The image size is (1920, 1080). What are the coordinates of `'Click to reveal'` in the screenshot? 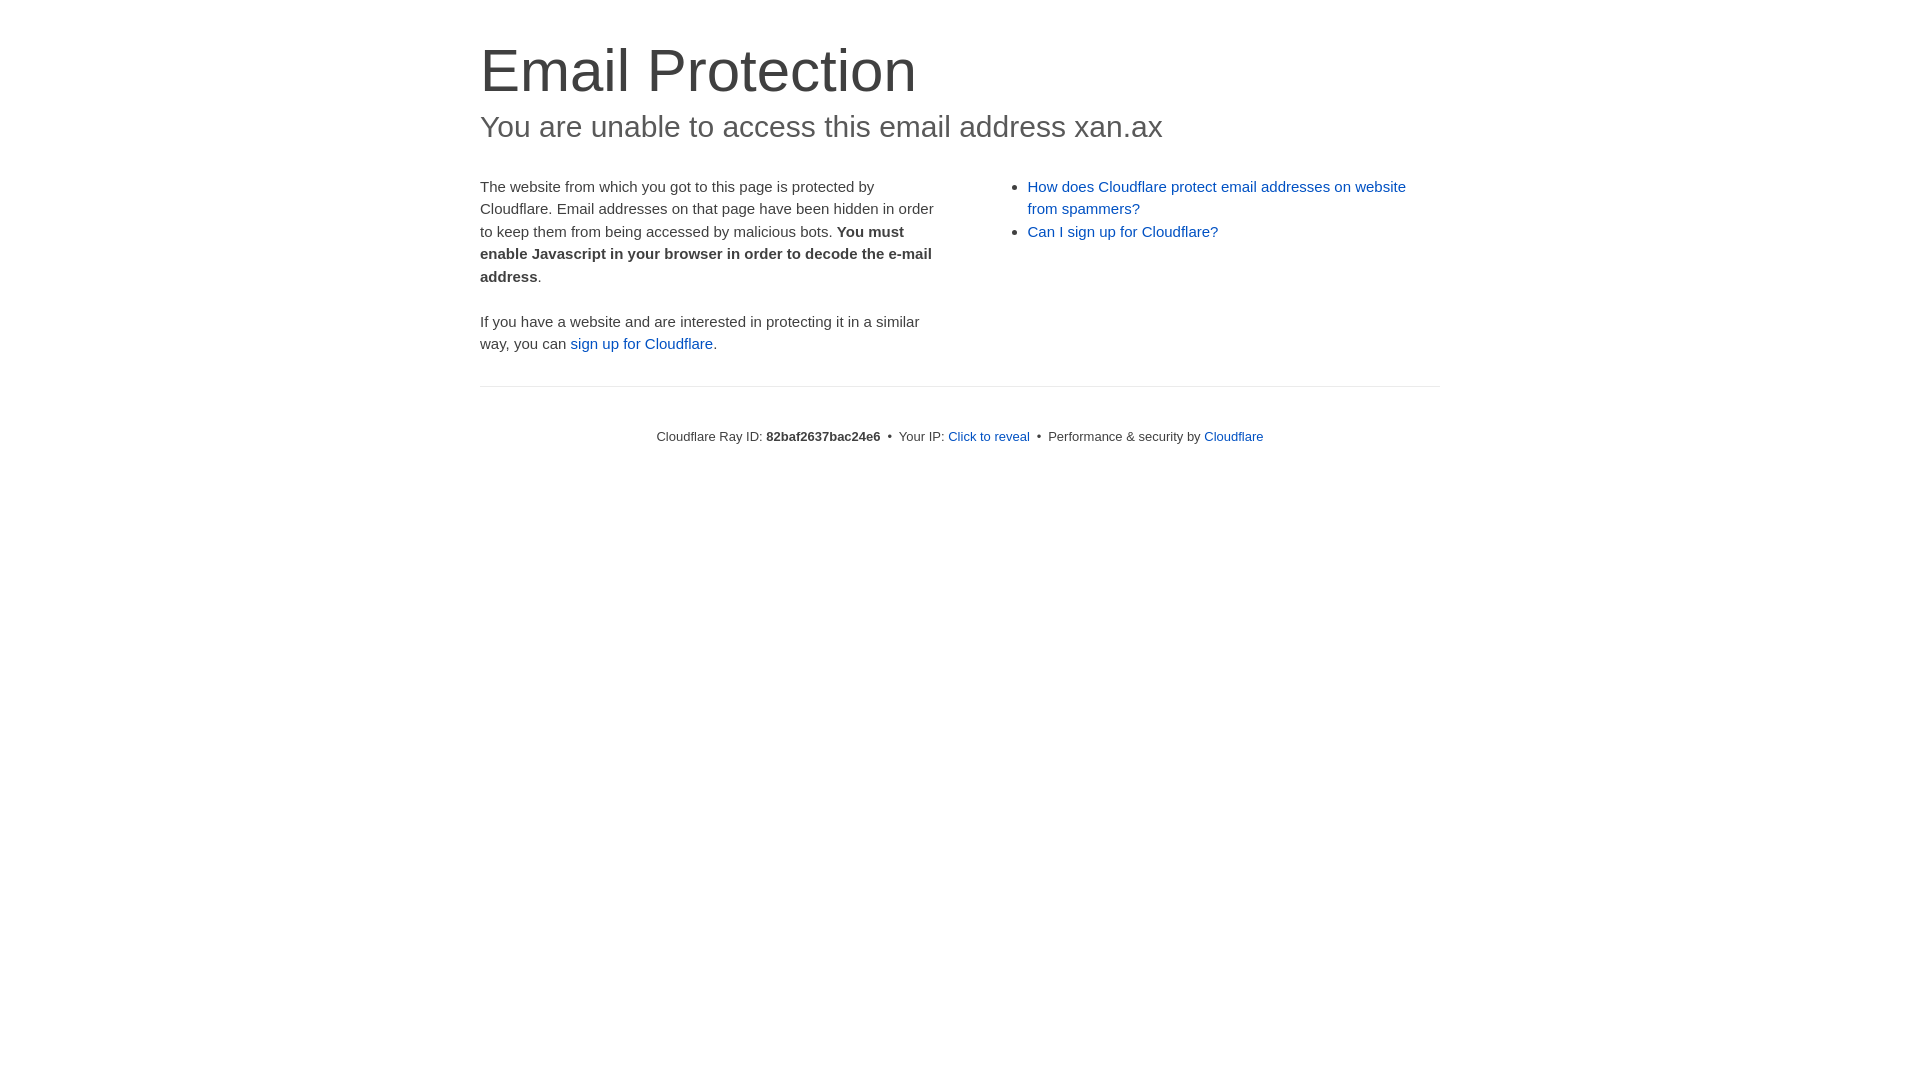 It's located at (947, 435).